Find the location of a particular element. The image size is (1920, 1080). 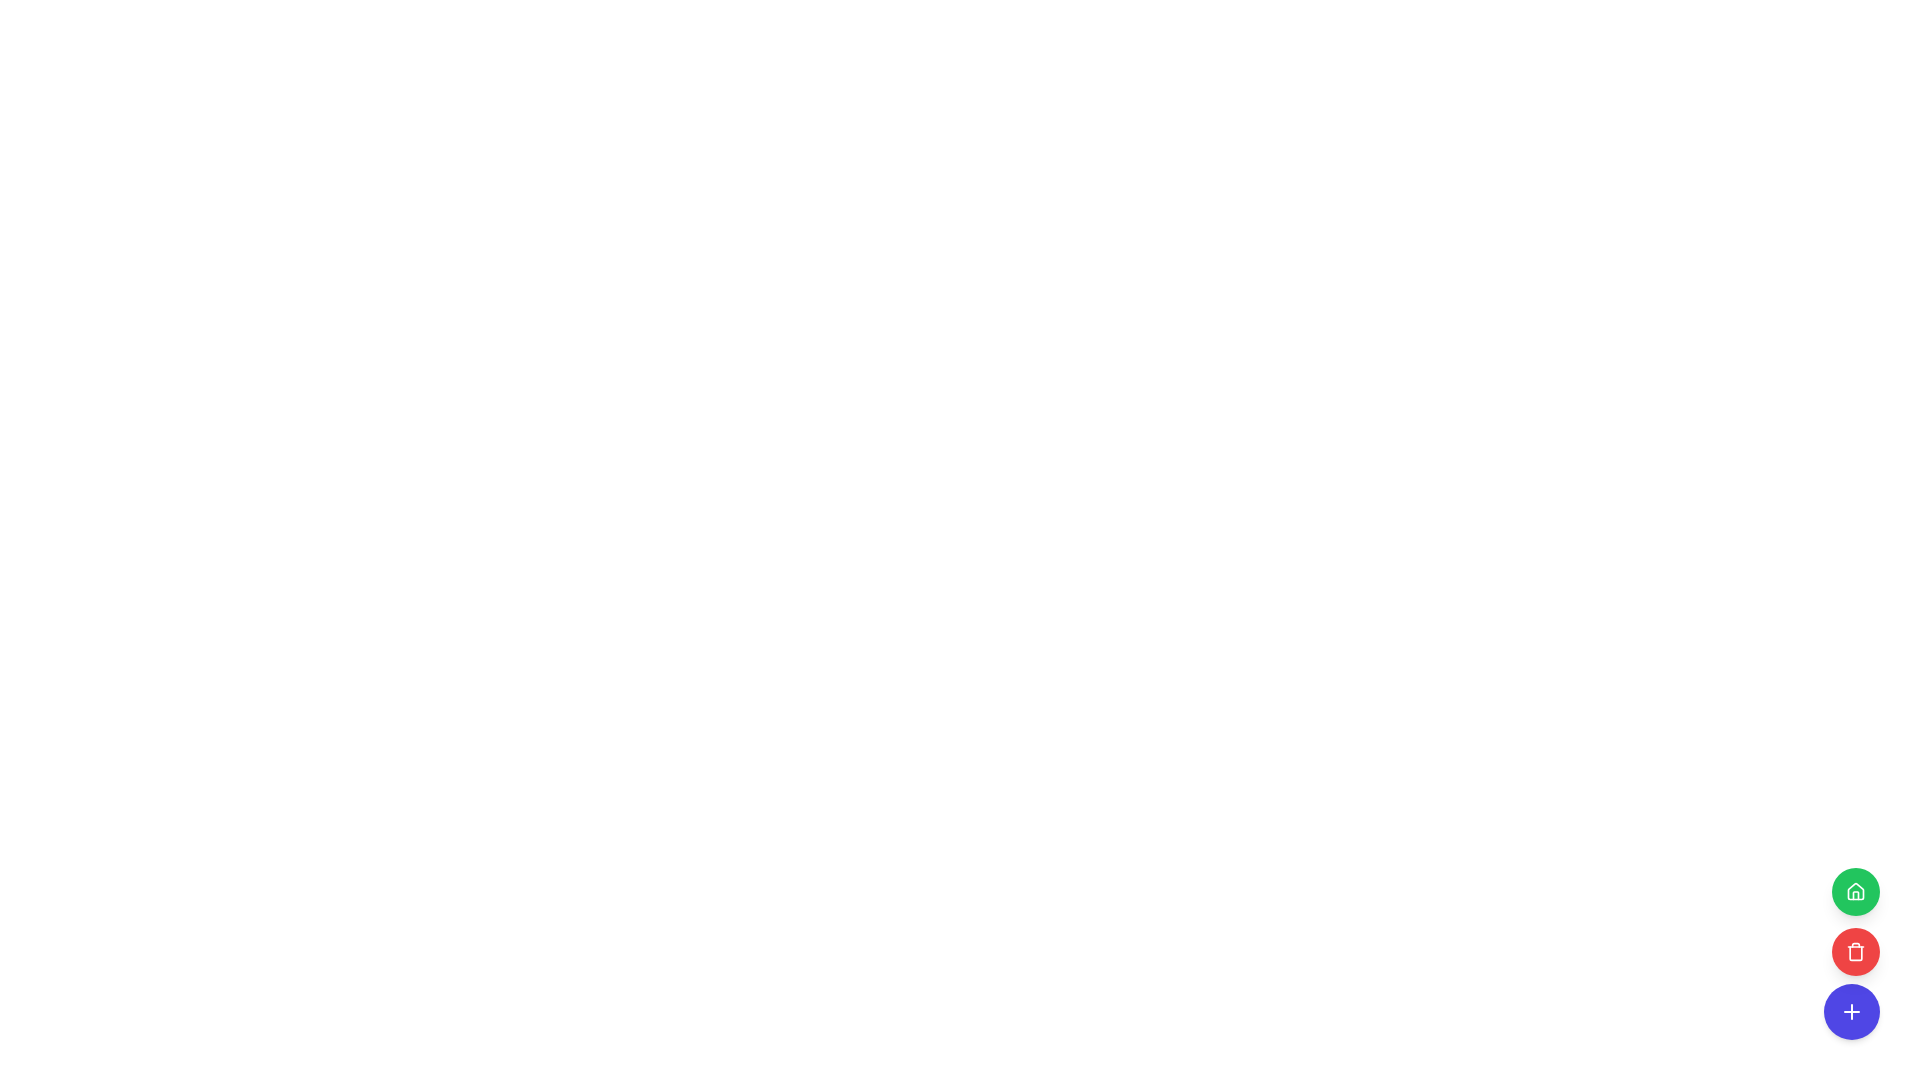

the blue circular button at the right edge of the interface, which is the last in a vertical sequence of three icons is located at coordinates (1851, 1011).